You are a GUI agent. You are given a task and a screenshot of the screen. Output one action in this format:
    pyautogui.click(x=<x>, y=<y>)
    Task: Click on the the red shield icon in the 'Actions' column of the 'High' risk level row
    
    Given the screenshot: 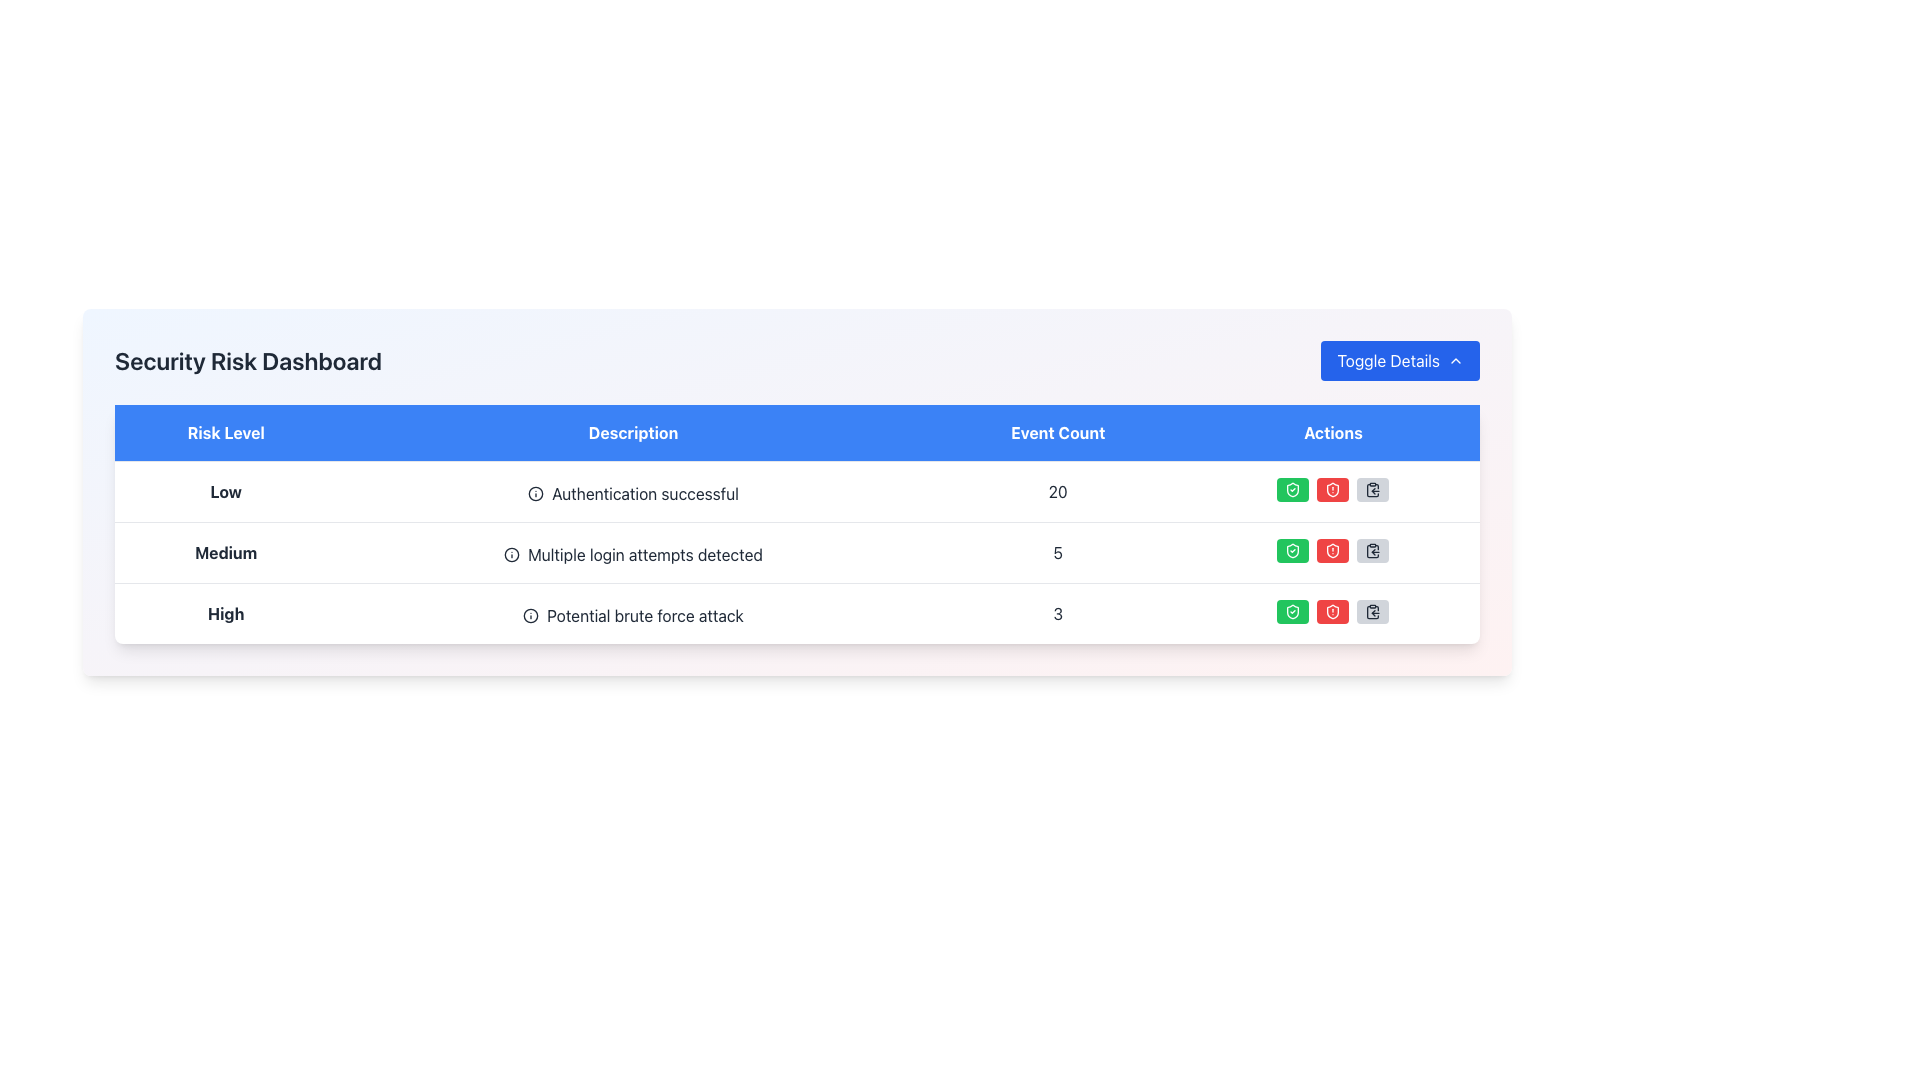 What is the action you would take?
    pyautogui.click(x=1333, y=611)
    